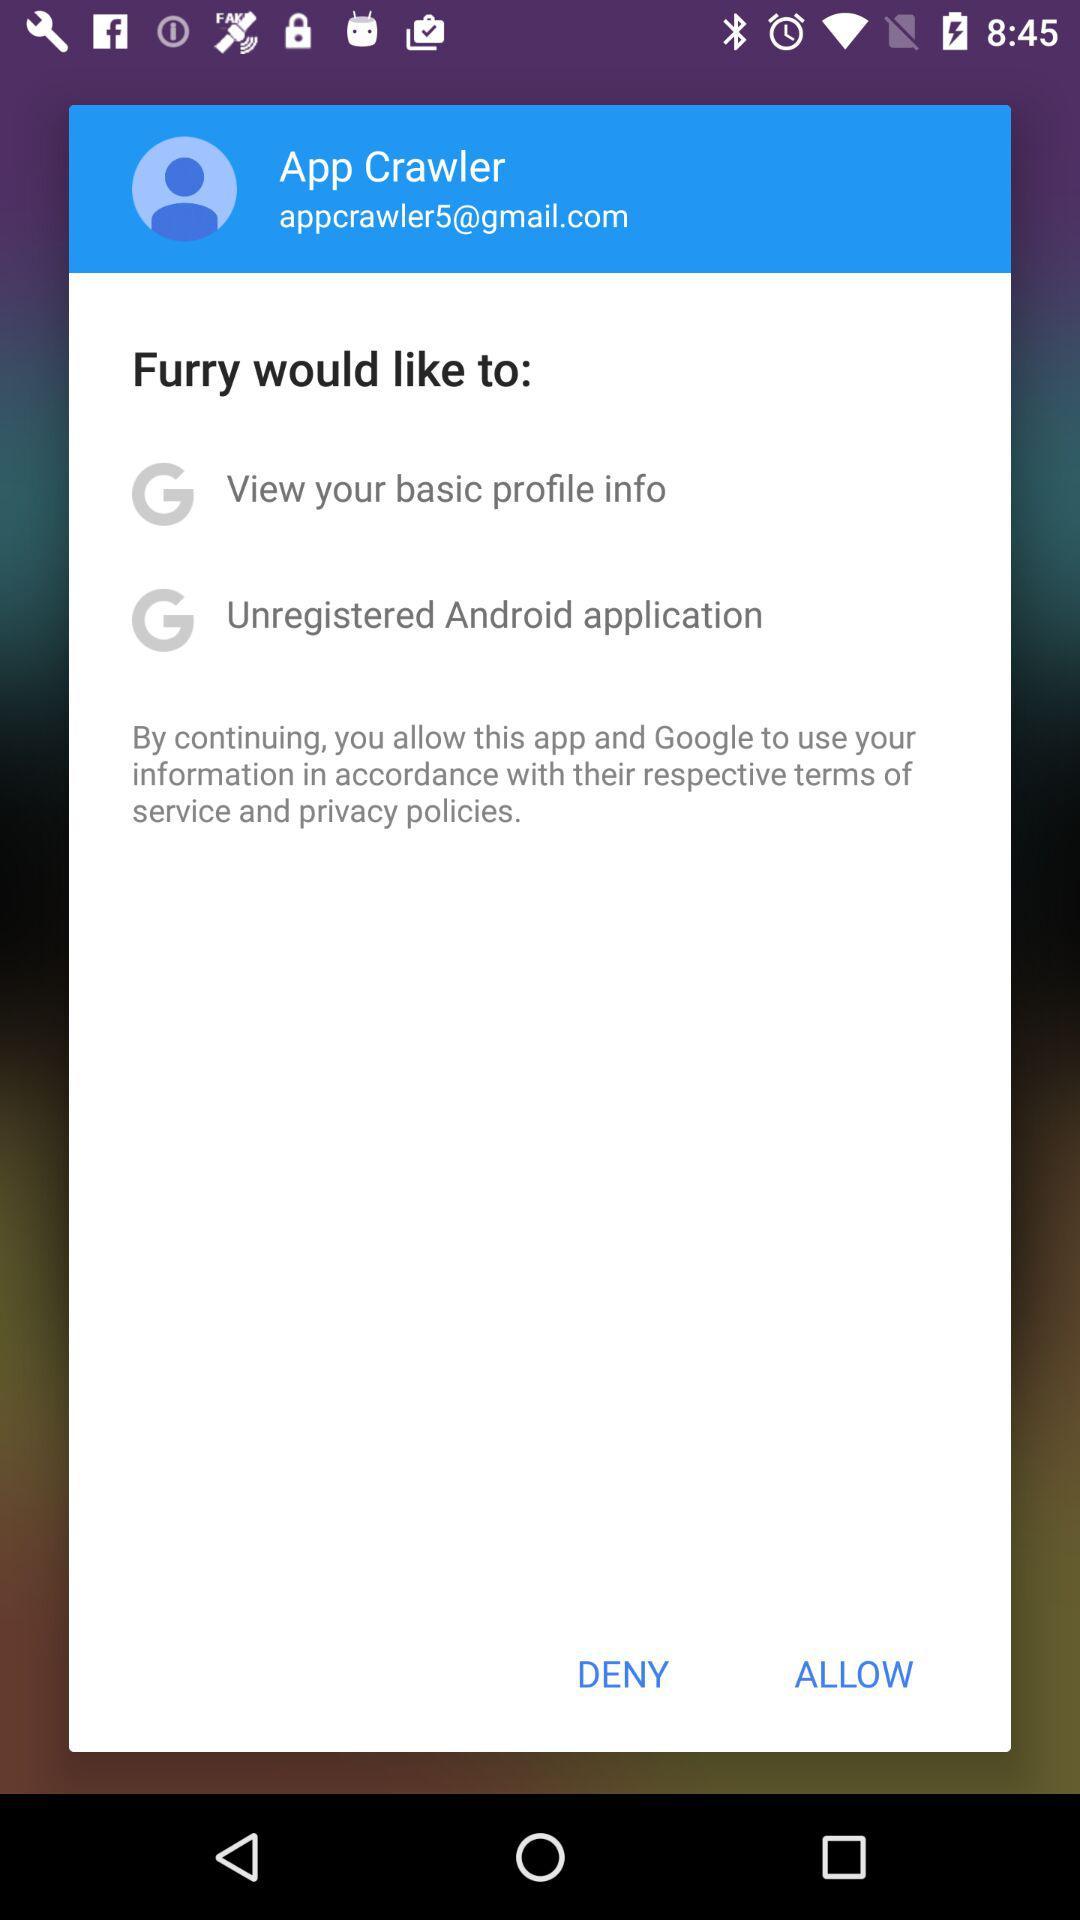 Image resolution: width=1080 pixels, height=1920 pixels. I want to click on the appcrawler5@gmail.com item, so click(454, 214).